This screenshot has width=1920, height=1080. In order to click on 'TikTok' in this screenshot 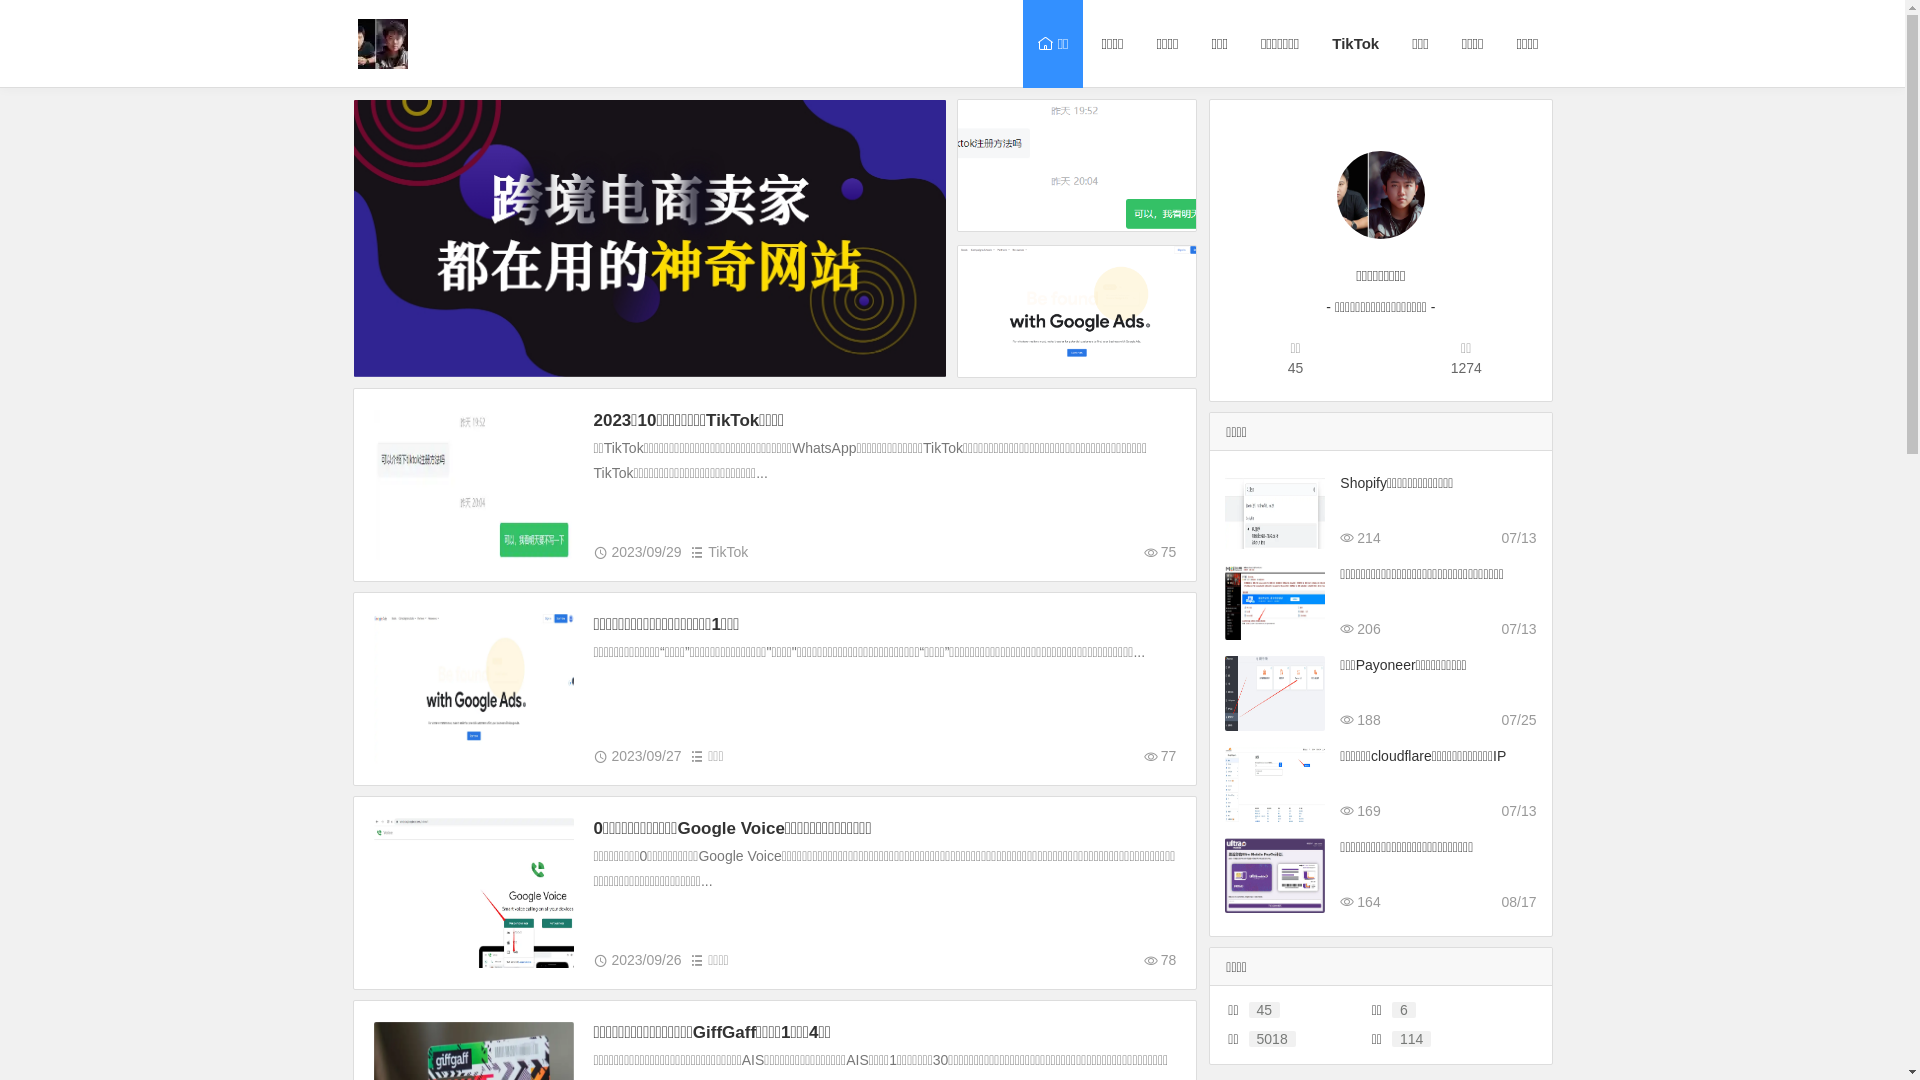, I will do `click(727, 551)`.